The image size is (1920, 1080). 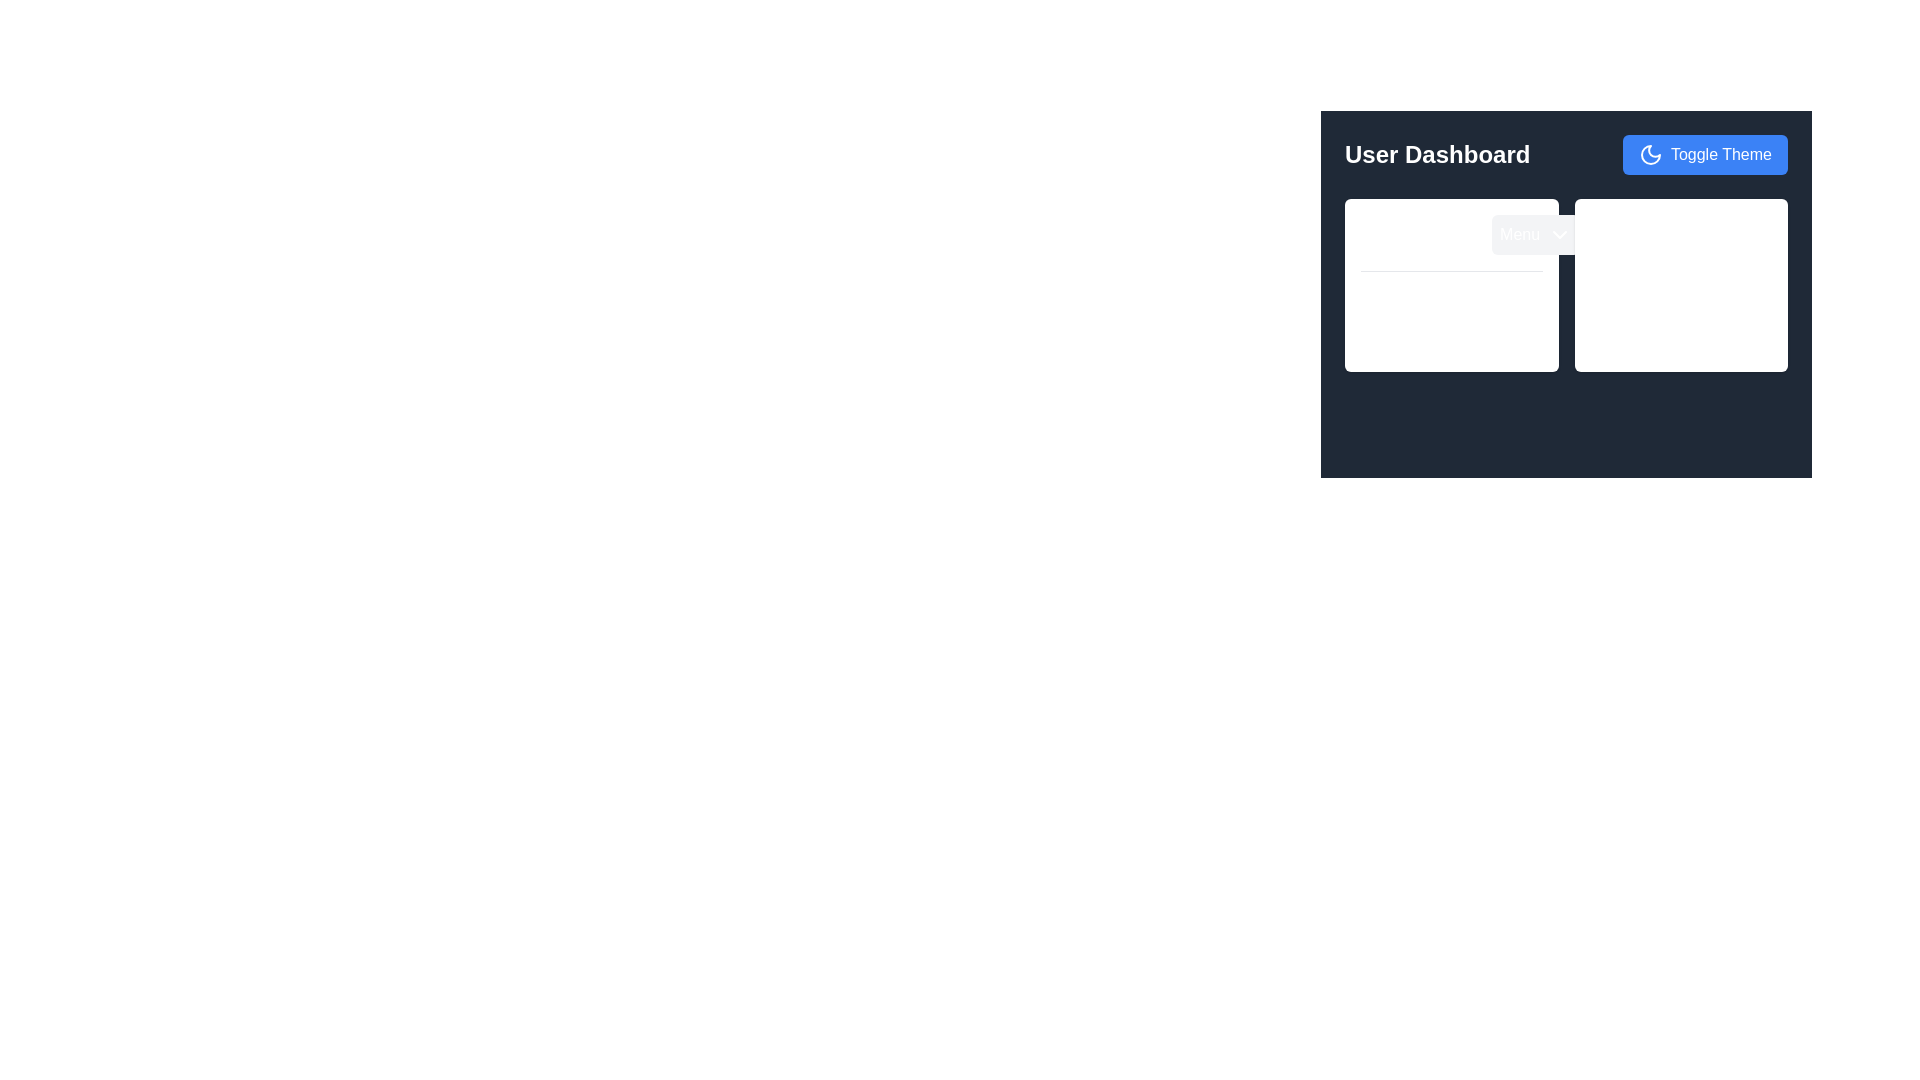 What do you see at coordinates (1650, 153) in the screenshot?
I see `the crescent moon icon within the 'Toggle Theme' button located in the top-right corner of the dashboard interface` at bounding box center [1650, 153].